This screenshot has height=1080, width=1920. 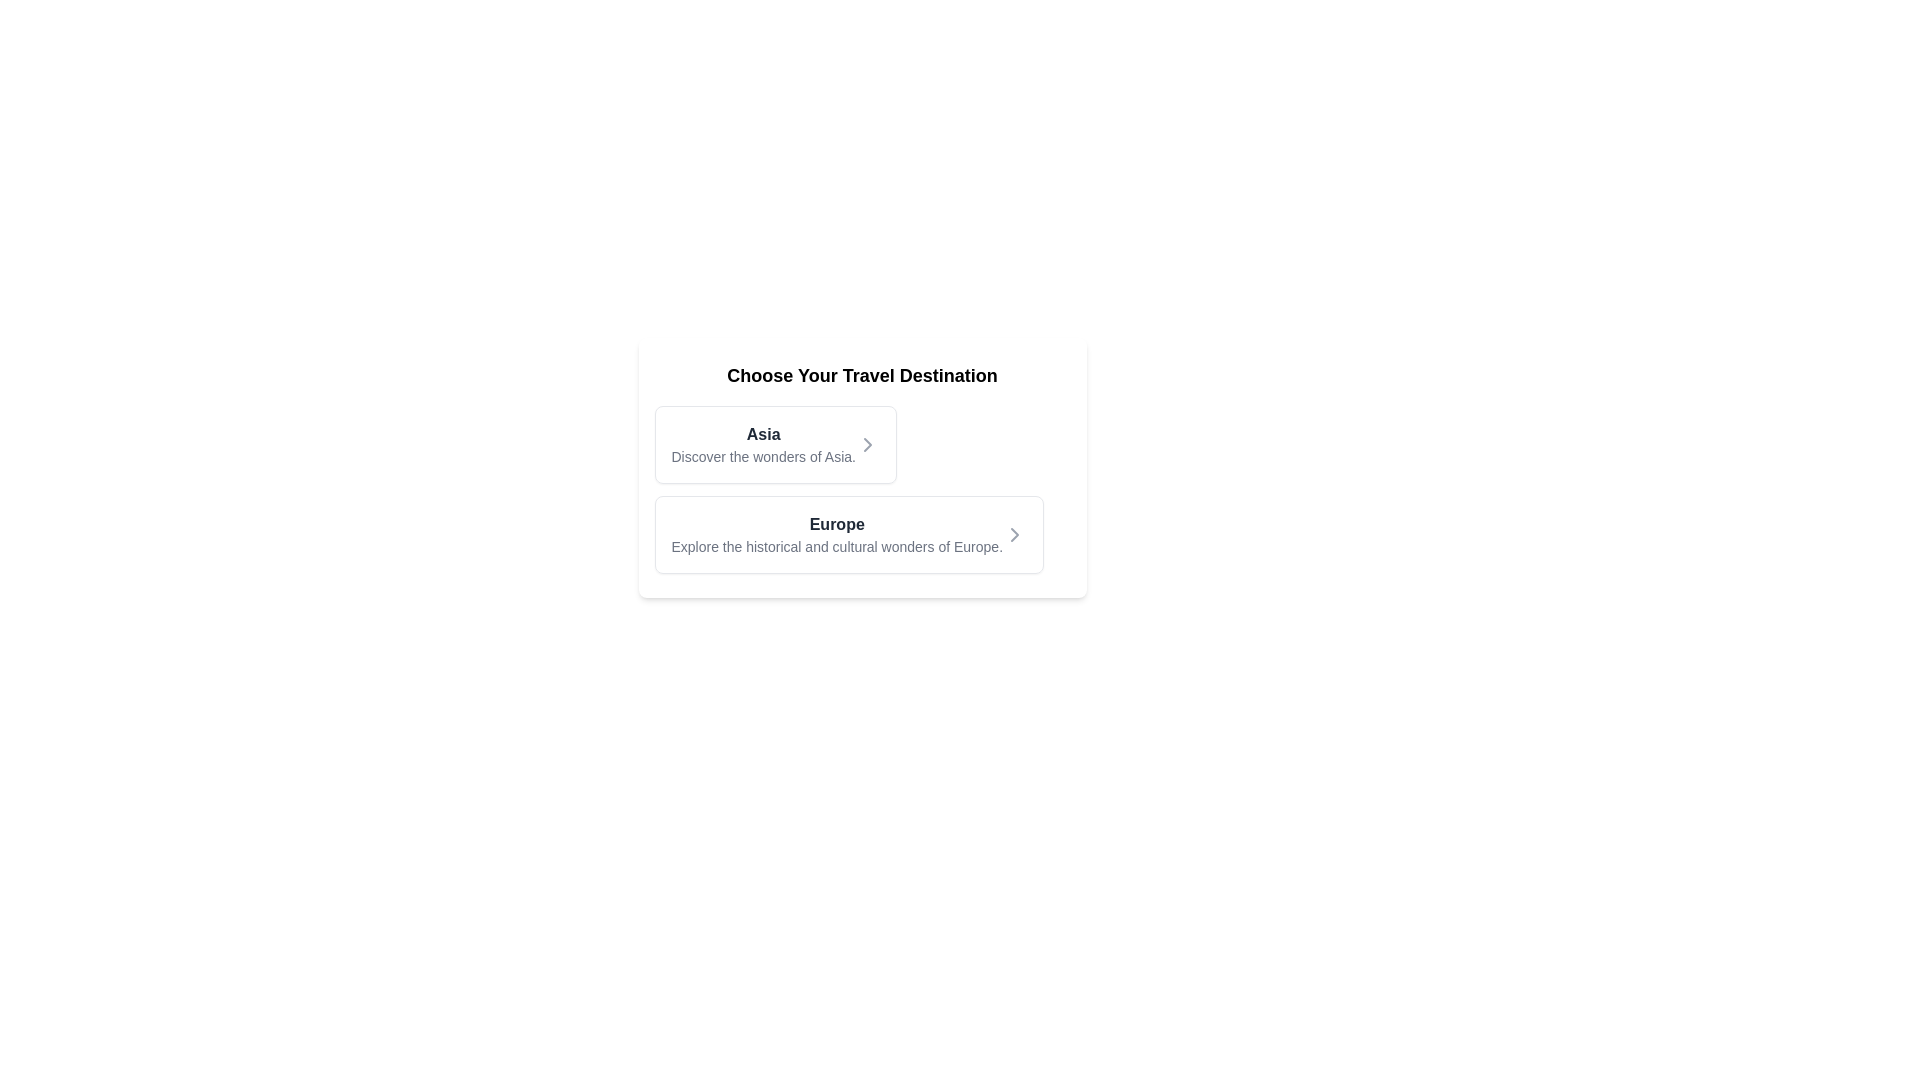 I want to click on the right-facing chevron arrow icon, which has a gray outline and is positioned to the far-right within a bordered rectangular box containing the text 'Asia' and 'Discover the wonders of Asia.', so click(x=867, y=443).